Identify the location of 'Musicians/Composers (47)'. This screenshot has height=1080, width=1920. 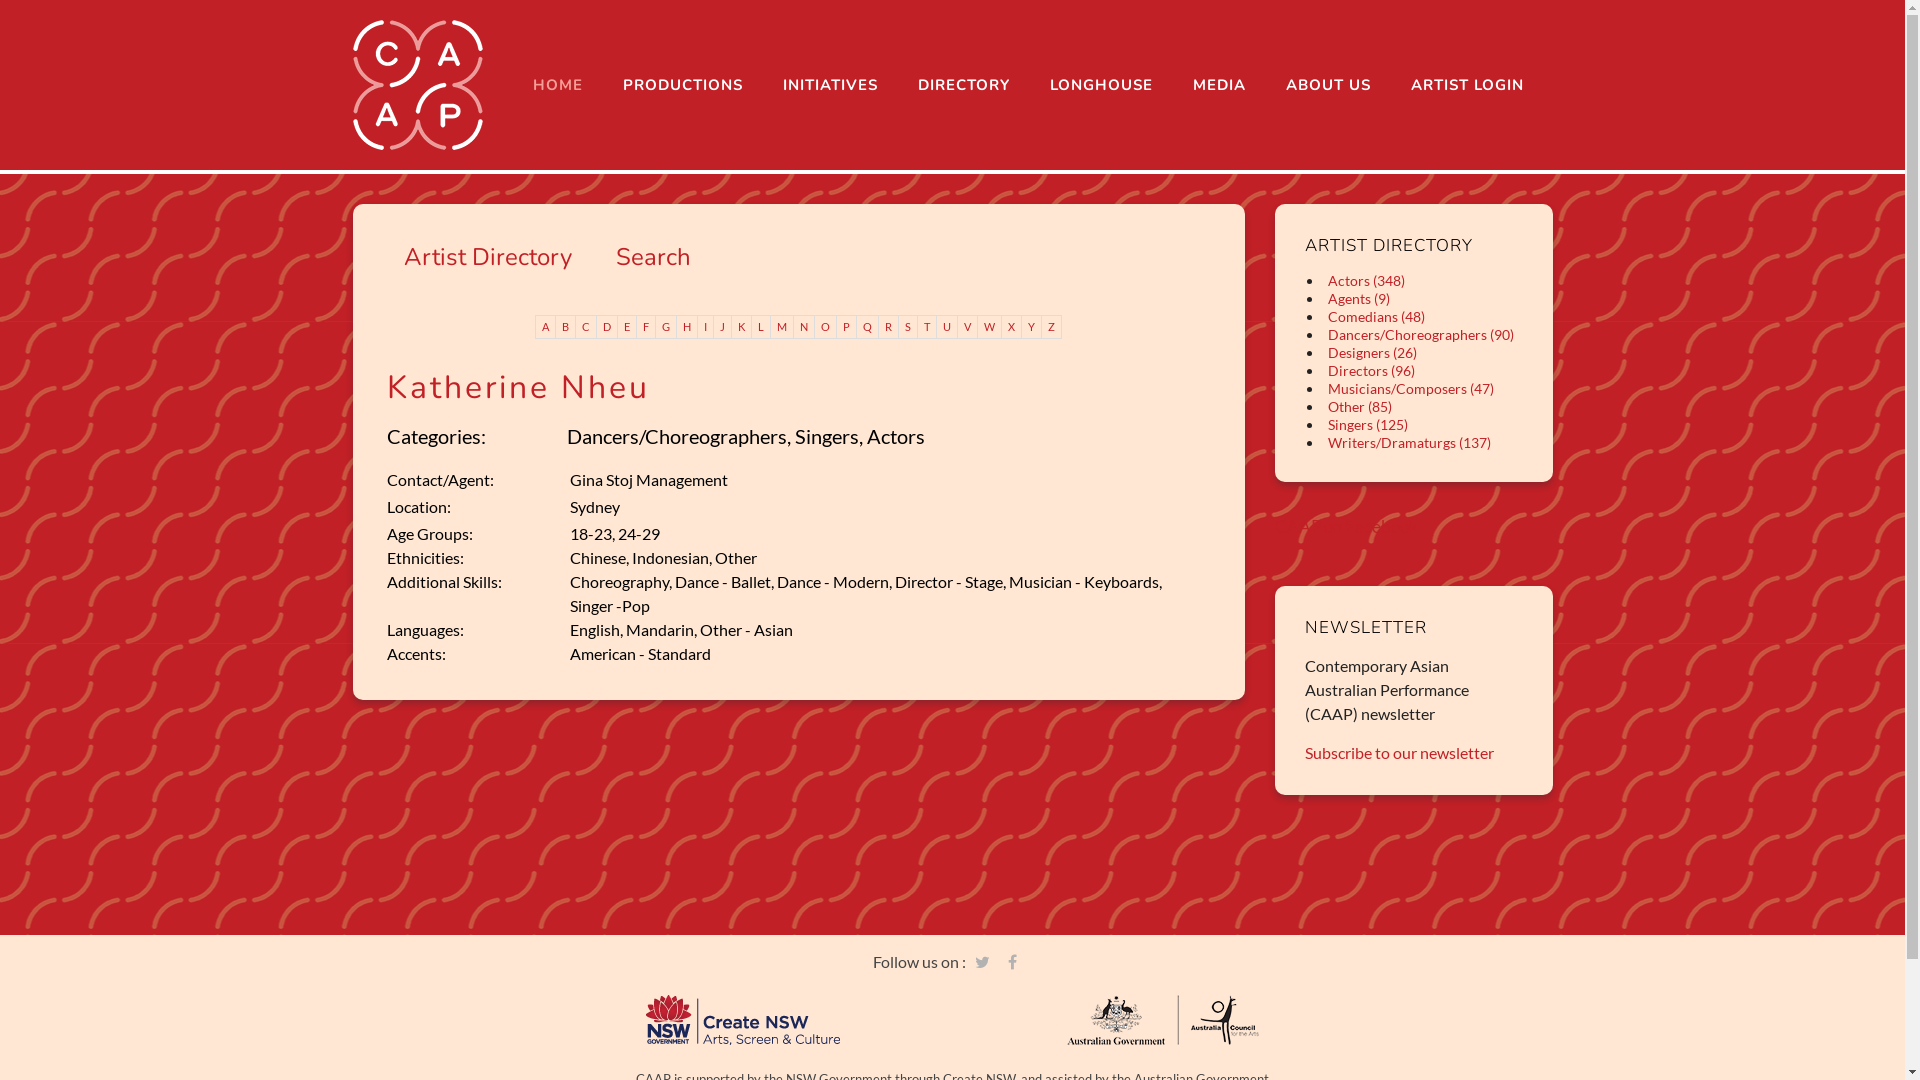
(1410, 388).